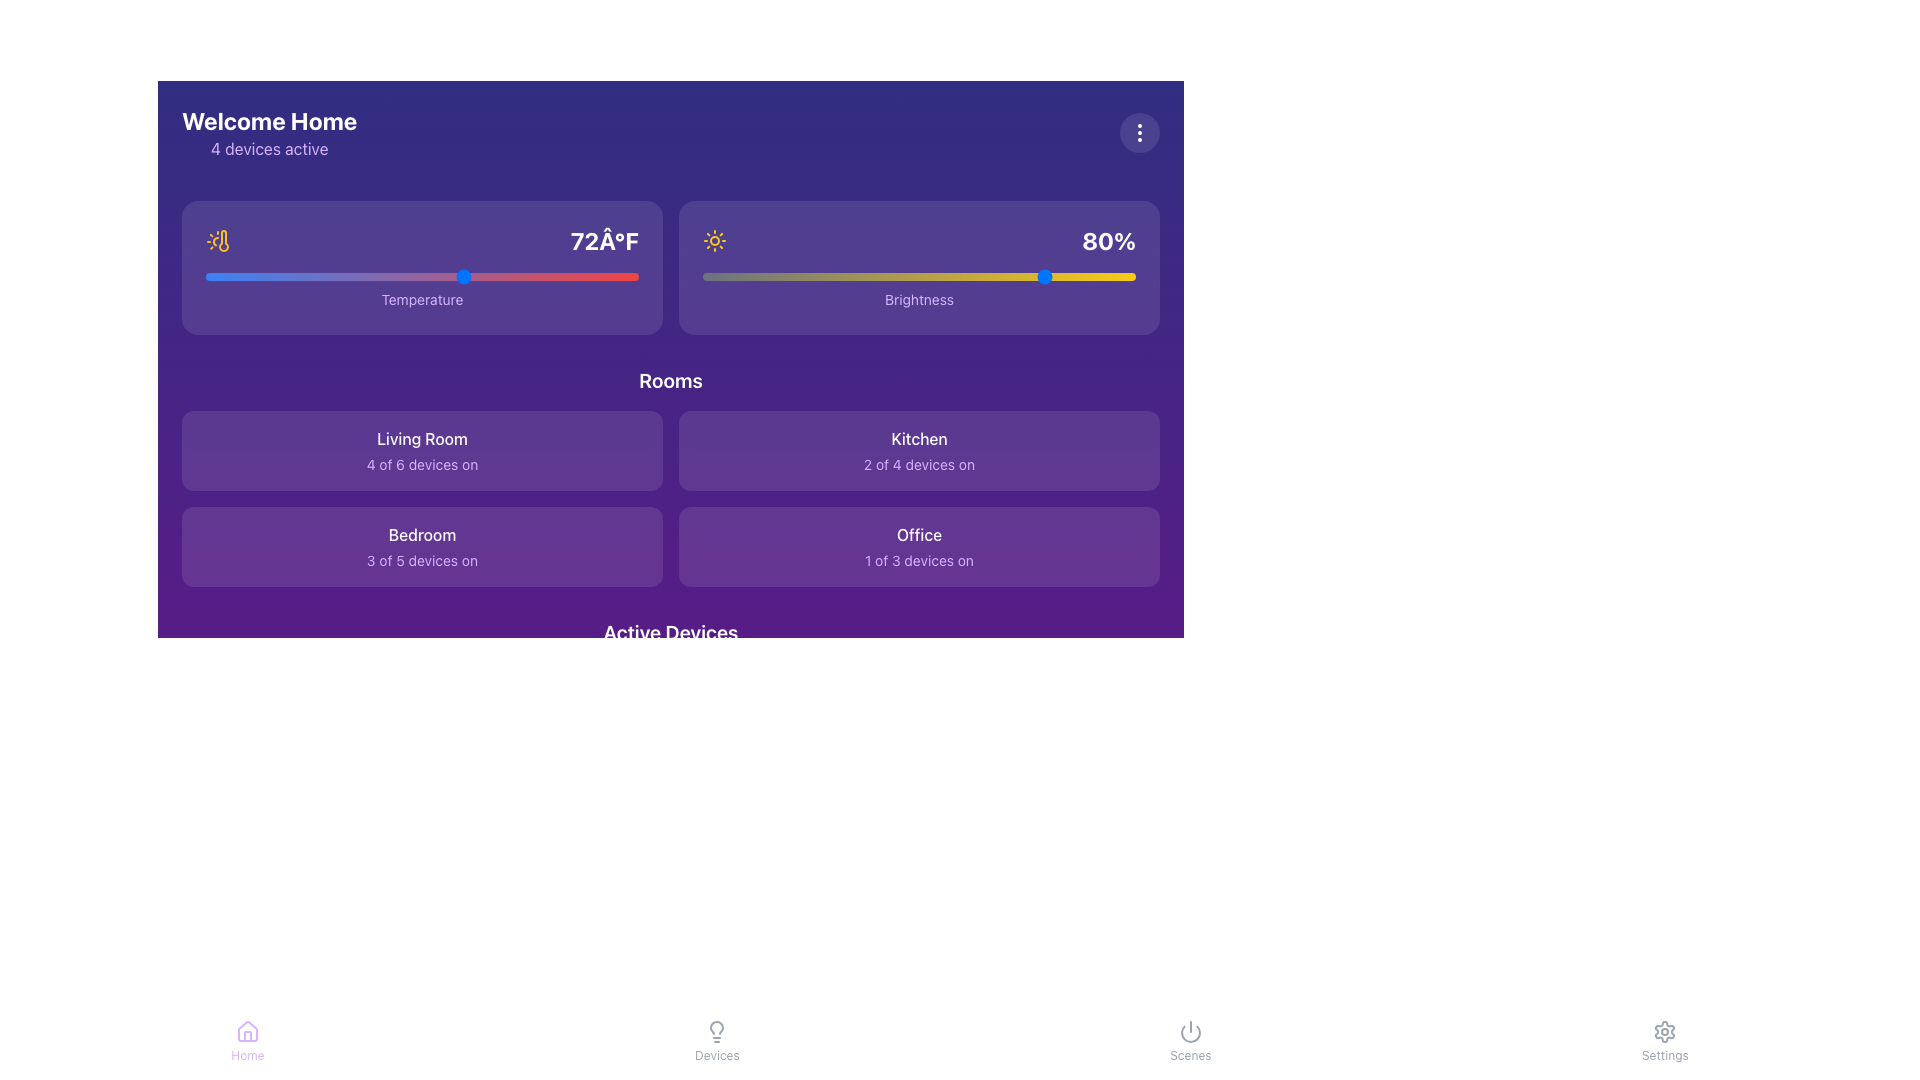 This screenshot has width=1920, height=1080. Describe the element at coordinates (421, 560) in the screenshot. I see `the informational label indicating the number of active devices in the 'Bedroom' section, which is located below the 'Bedroom' title within the 'Rooms' card` at that location.